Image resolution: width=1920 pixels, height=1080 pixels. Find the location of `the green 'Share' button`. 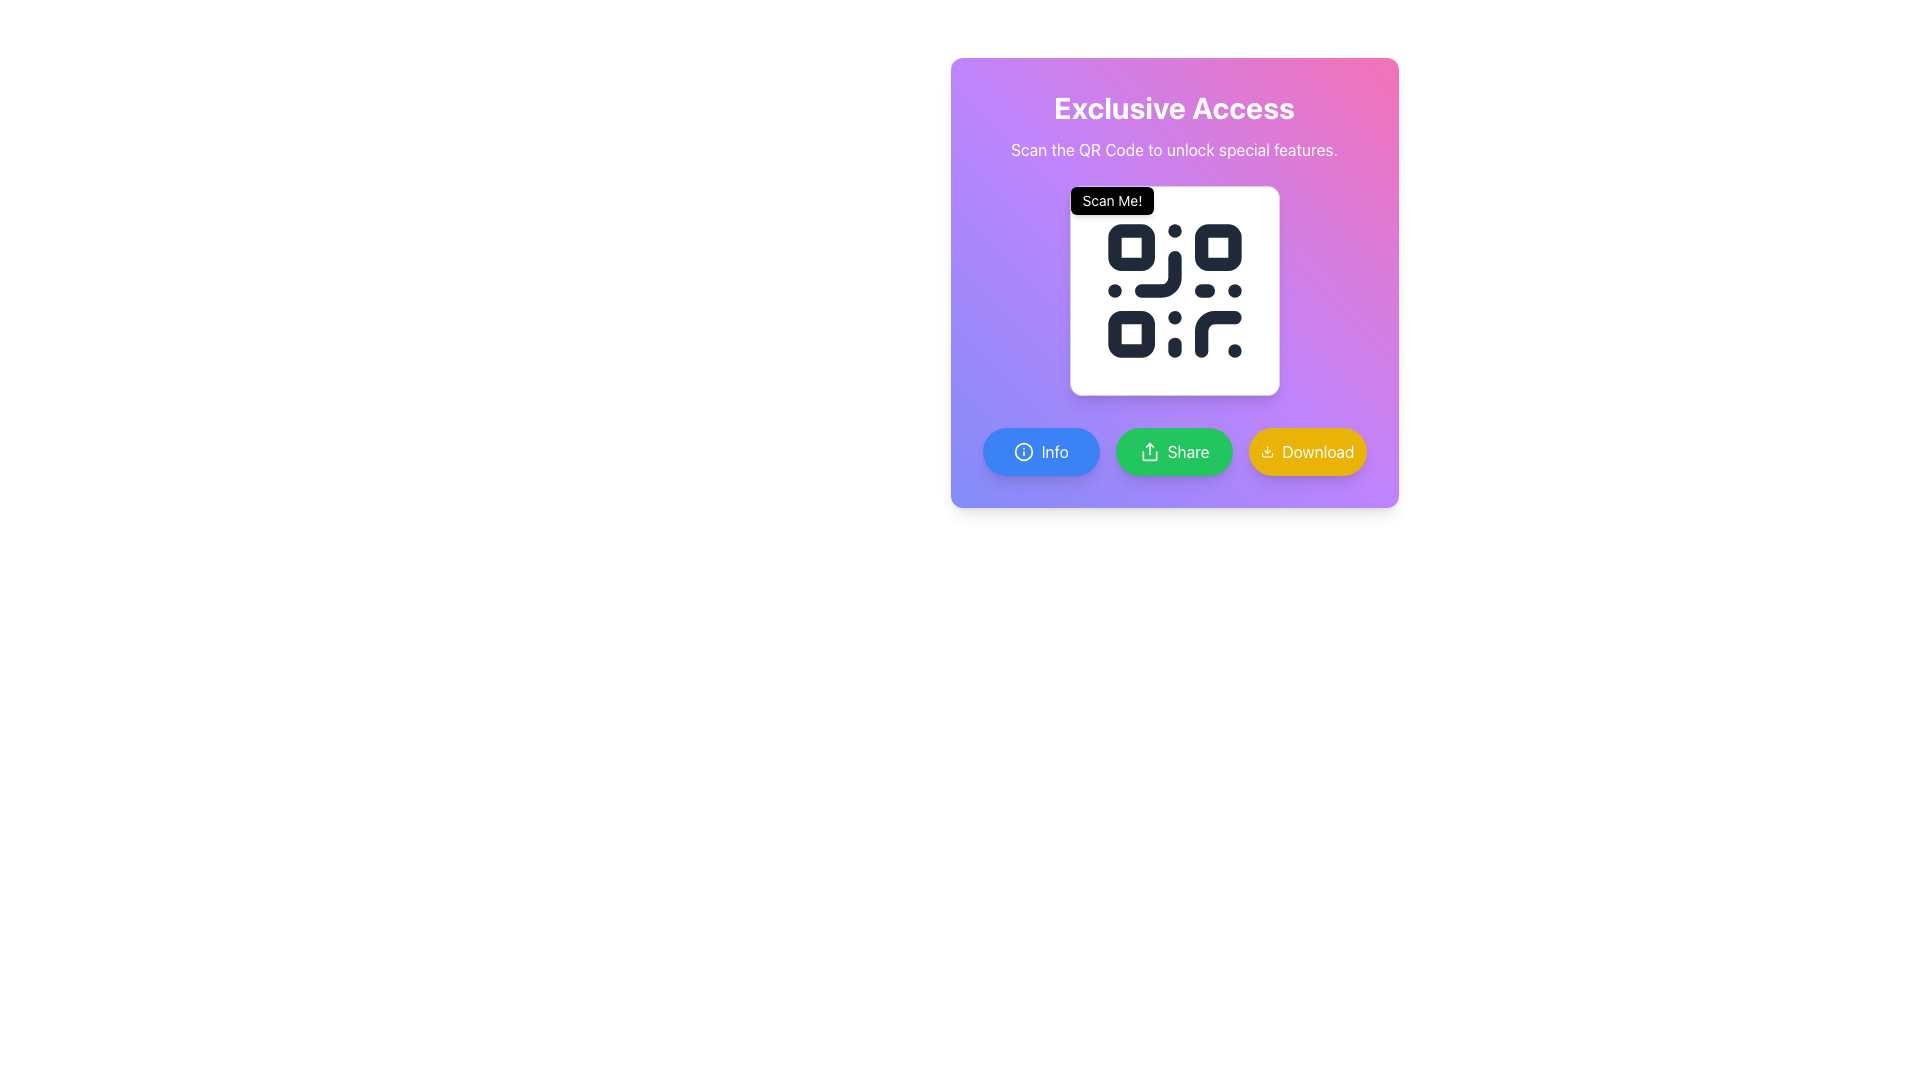

the green 'Share' button is located at coordinates (1174, 451).